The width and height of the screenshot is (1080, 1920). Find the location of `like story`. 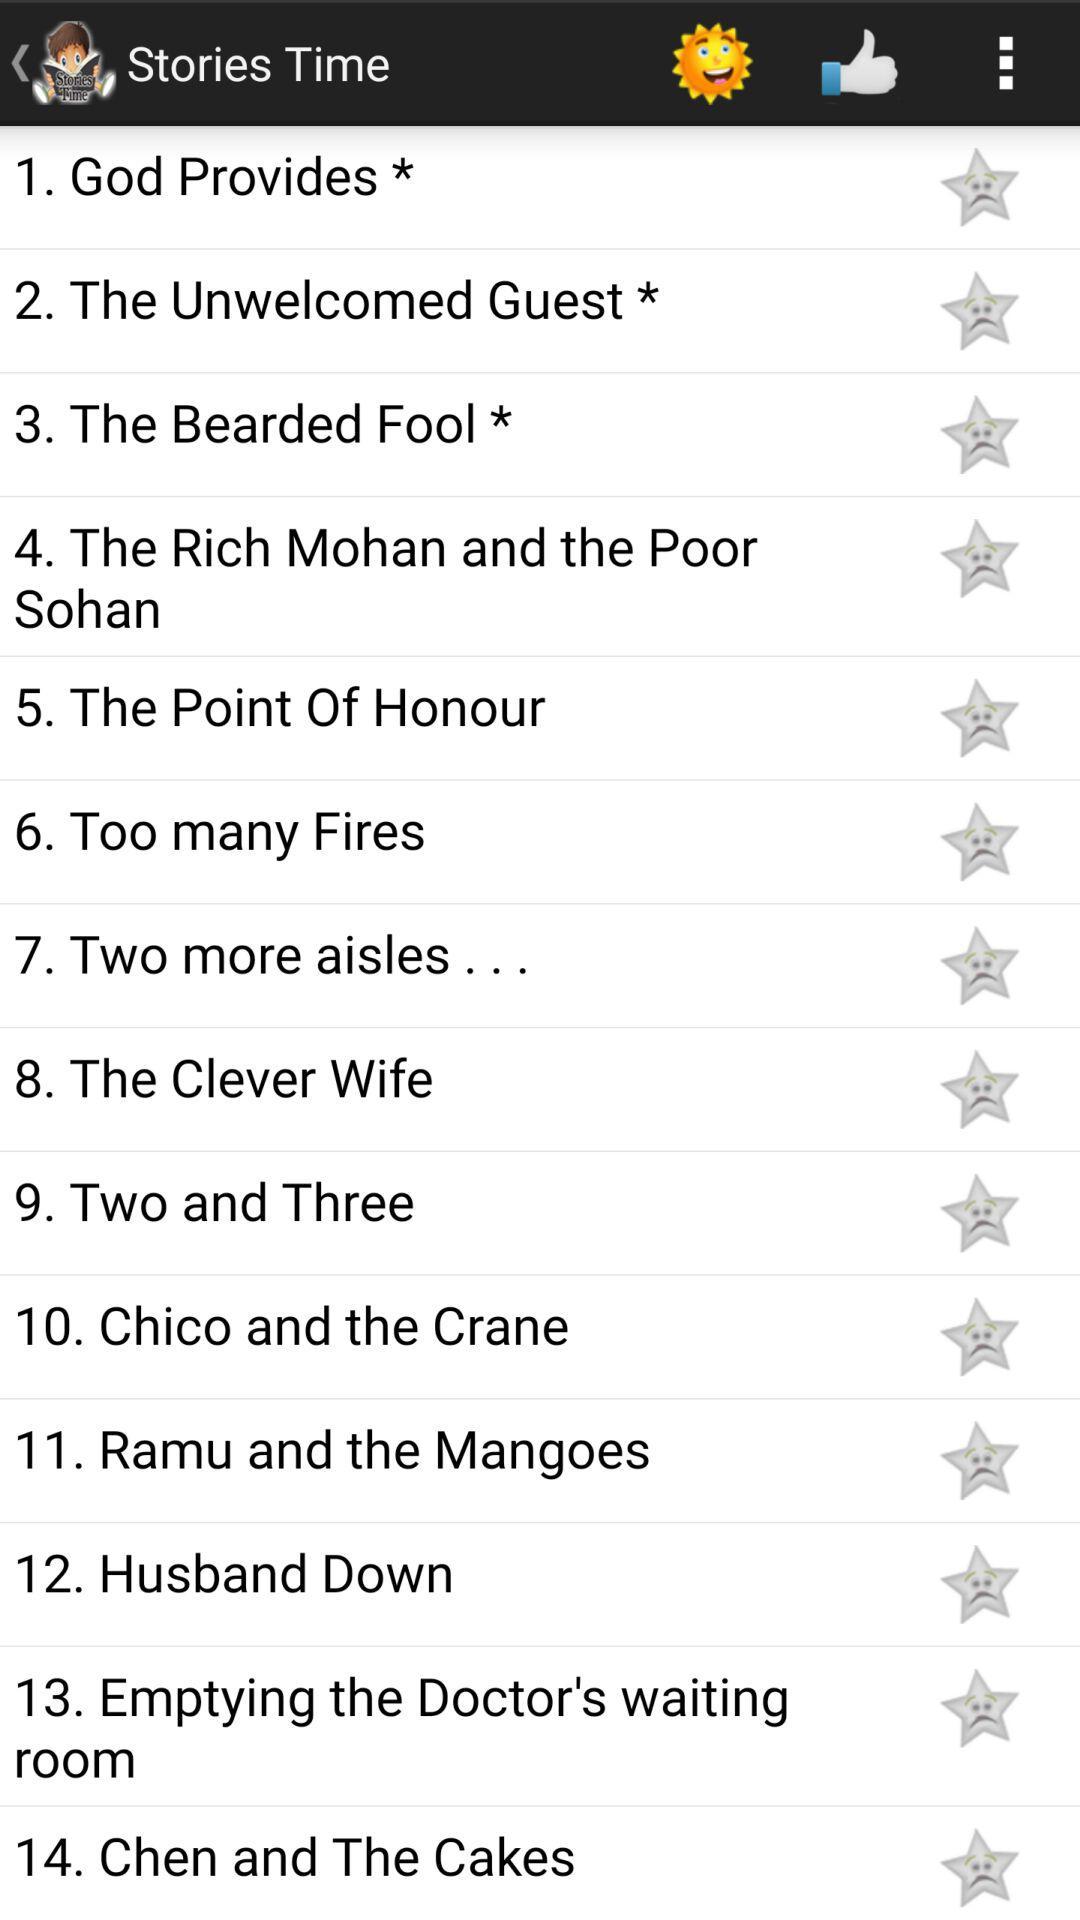

like story is located at coordinates (978, 558).